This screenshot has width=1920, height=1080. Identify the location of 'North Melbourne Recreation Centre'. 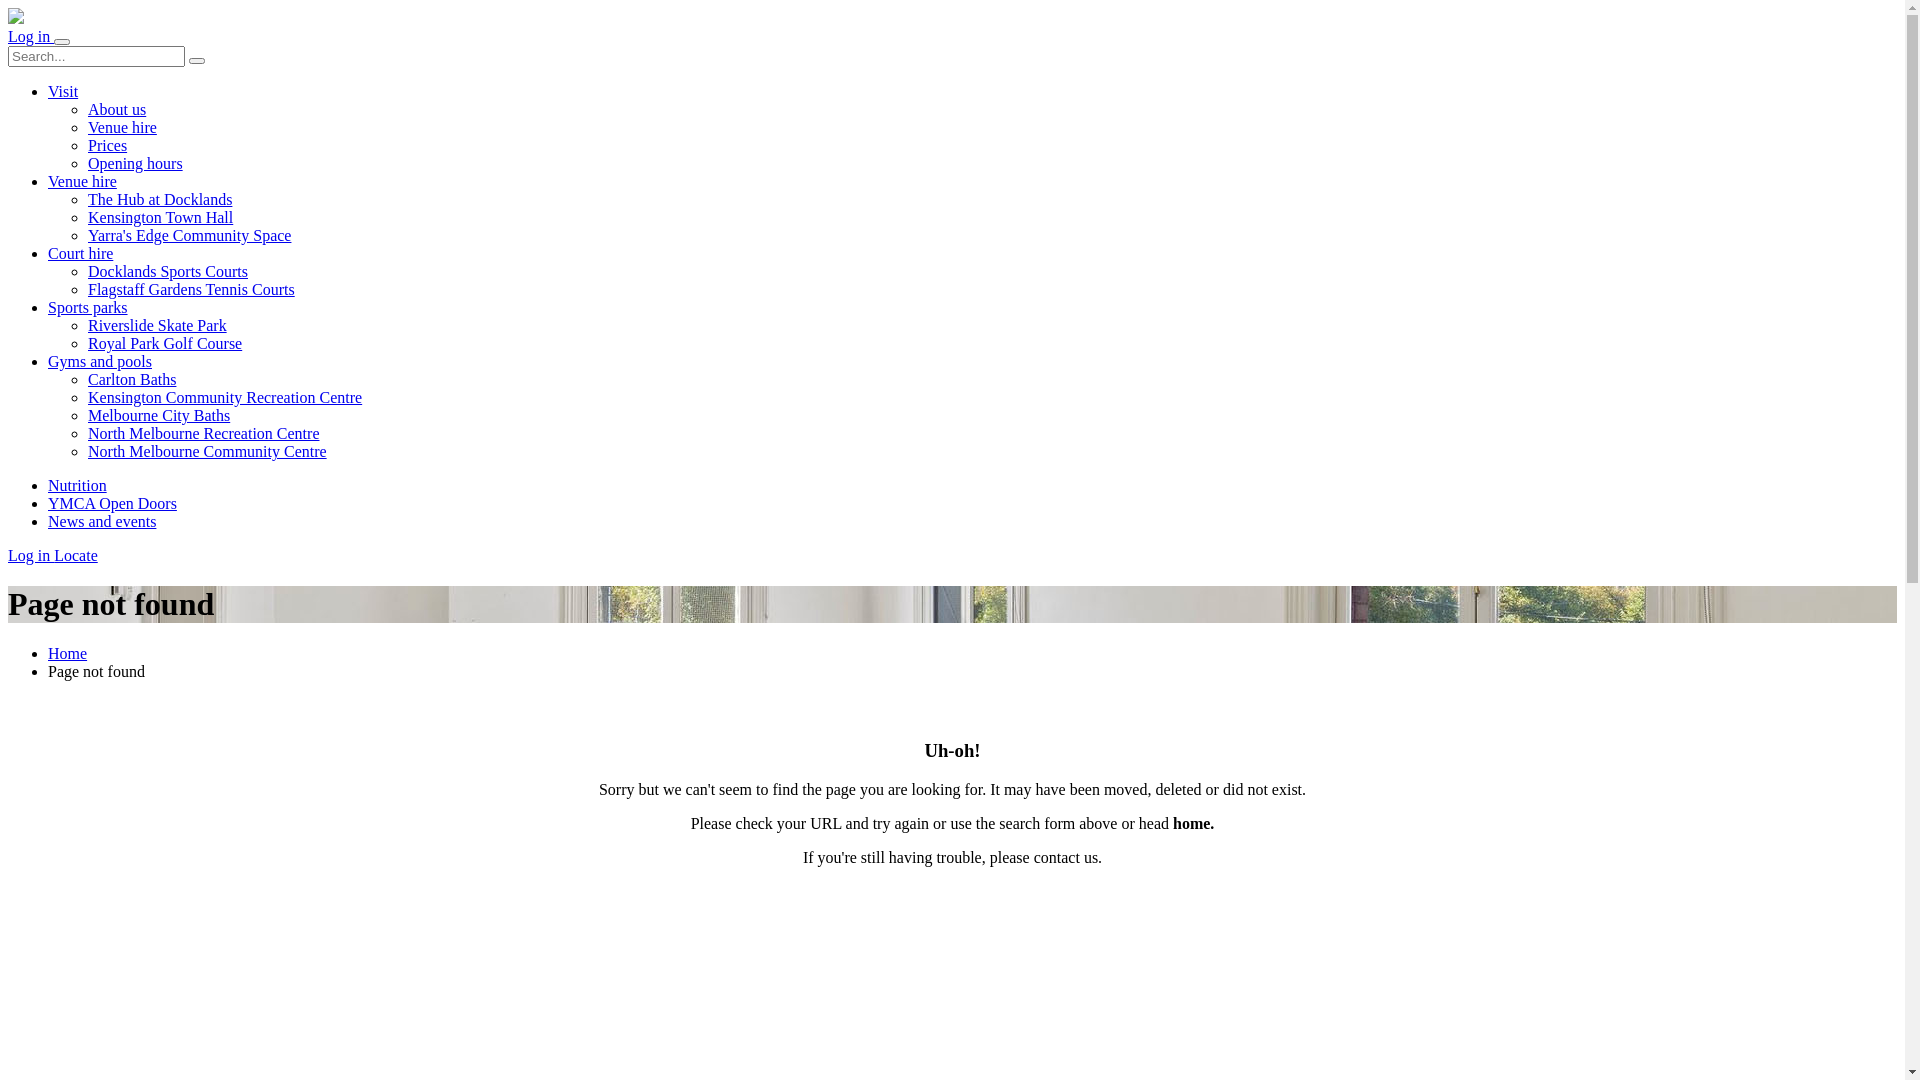
(203, 432).